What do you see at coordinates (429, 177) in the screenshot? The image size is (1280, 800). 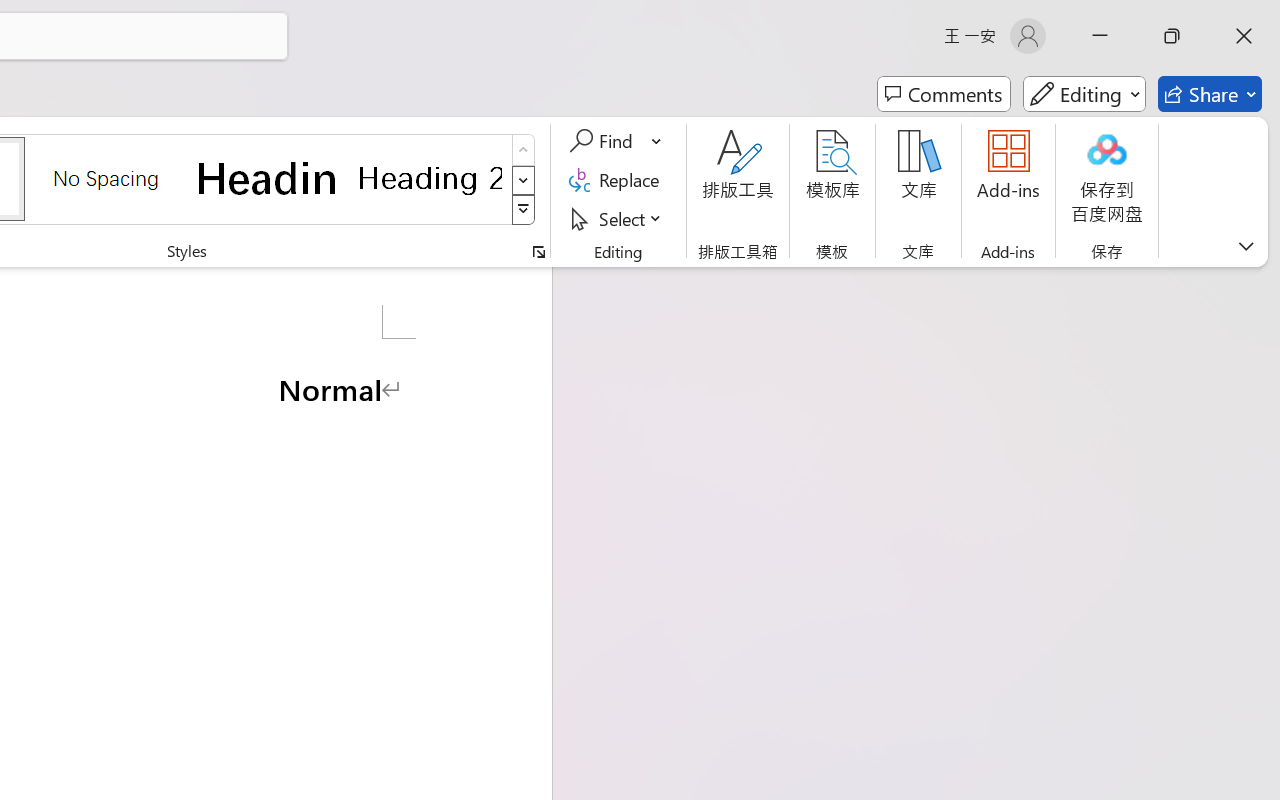 I see `'Heading 2'` at bounding box center [429, 177].